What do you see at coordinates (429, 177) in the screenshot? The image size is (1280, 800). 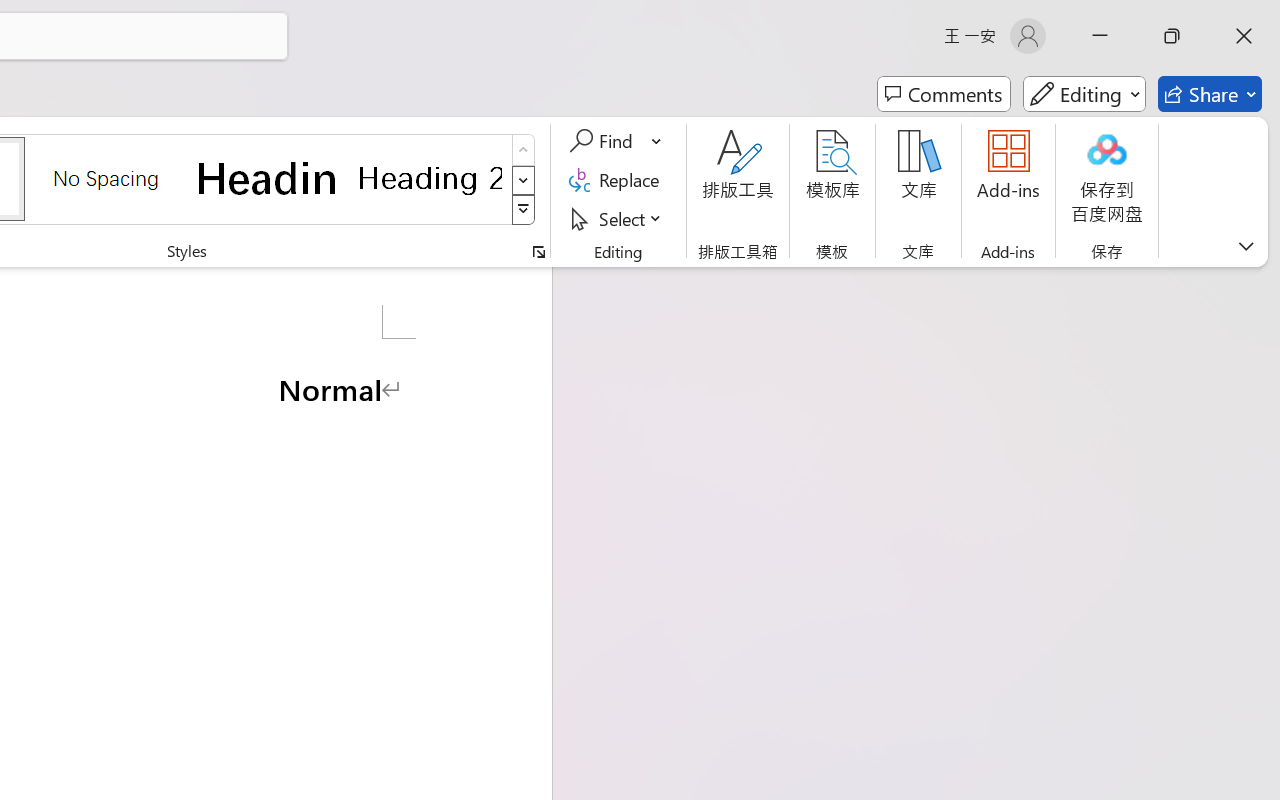 I see `'Heading 2'` at bounding box center [429, 177].